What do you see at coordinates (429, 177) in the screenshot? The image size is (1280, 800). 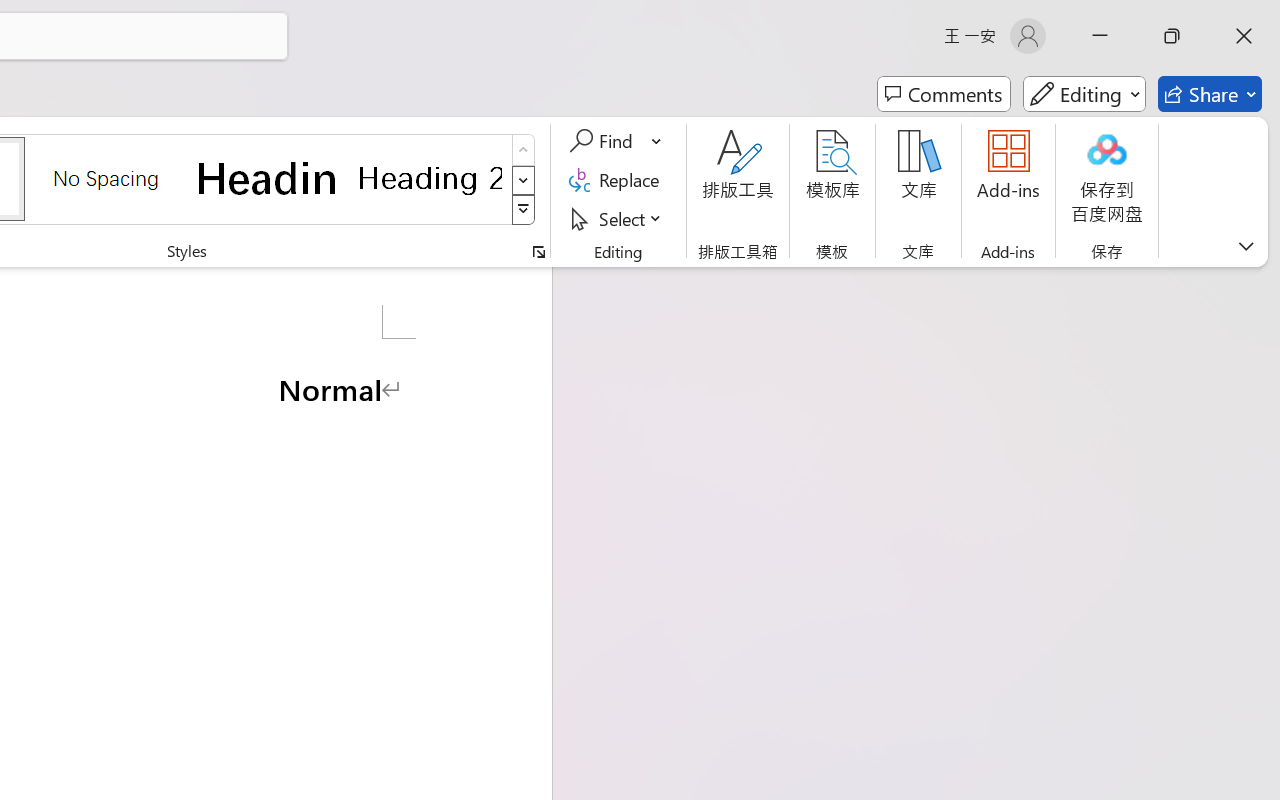 I see `'Heading 2'` at bounding box center [429, 177].